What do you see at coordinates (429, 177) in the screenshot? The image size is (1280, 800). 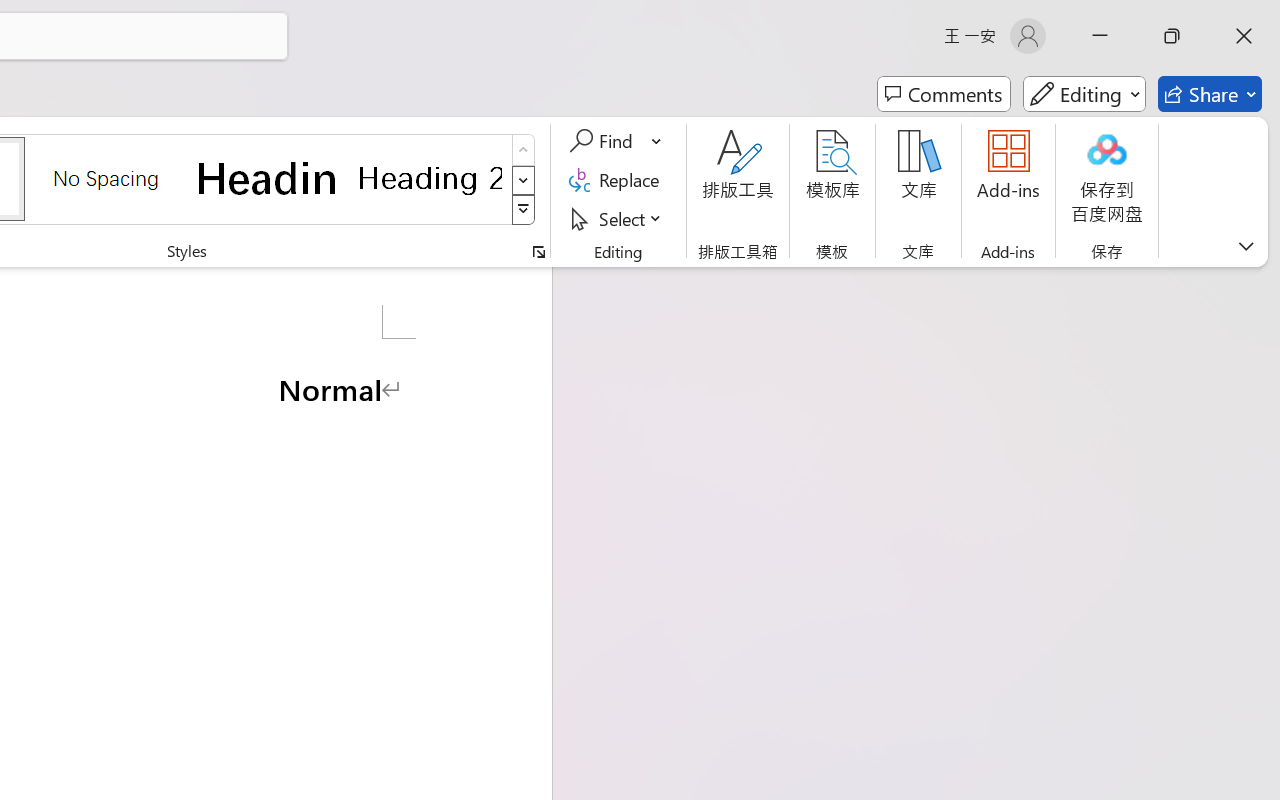 I see `'Heading 2'` at bounding box center [429, 177].